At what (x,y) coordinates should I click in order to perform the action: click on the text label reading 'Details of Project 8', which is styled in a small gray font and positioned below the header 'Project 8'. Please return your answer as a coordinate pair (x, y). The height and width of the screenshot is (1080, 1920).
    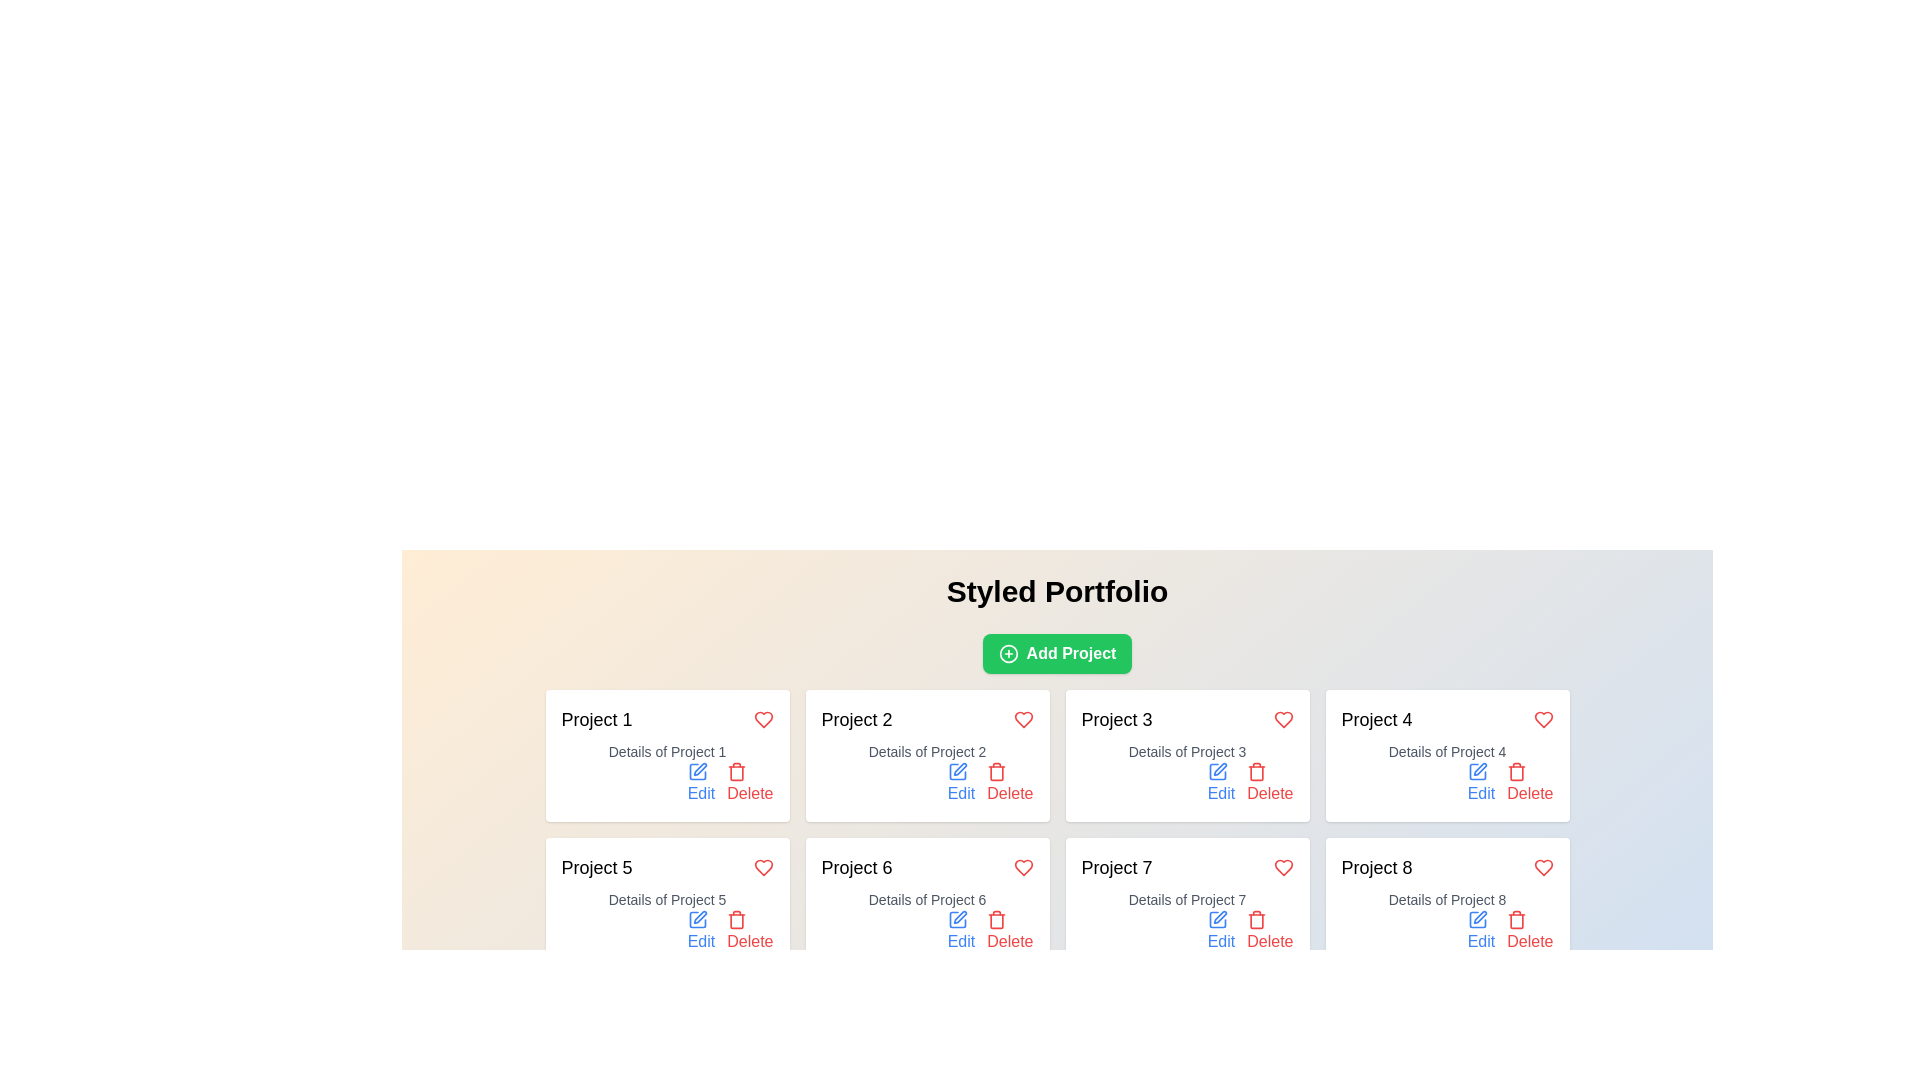
    Looking at the image, I should click on (1447, 898).